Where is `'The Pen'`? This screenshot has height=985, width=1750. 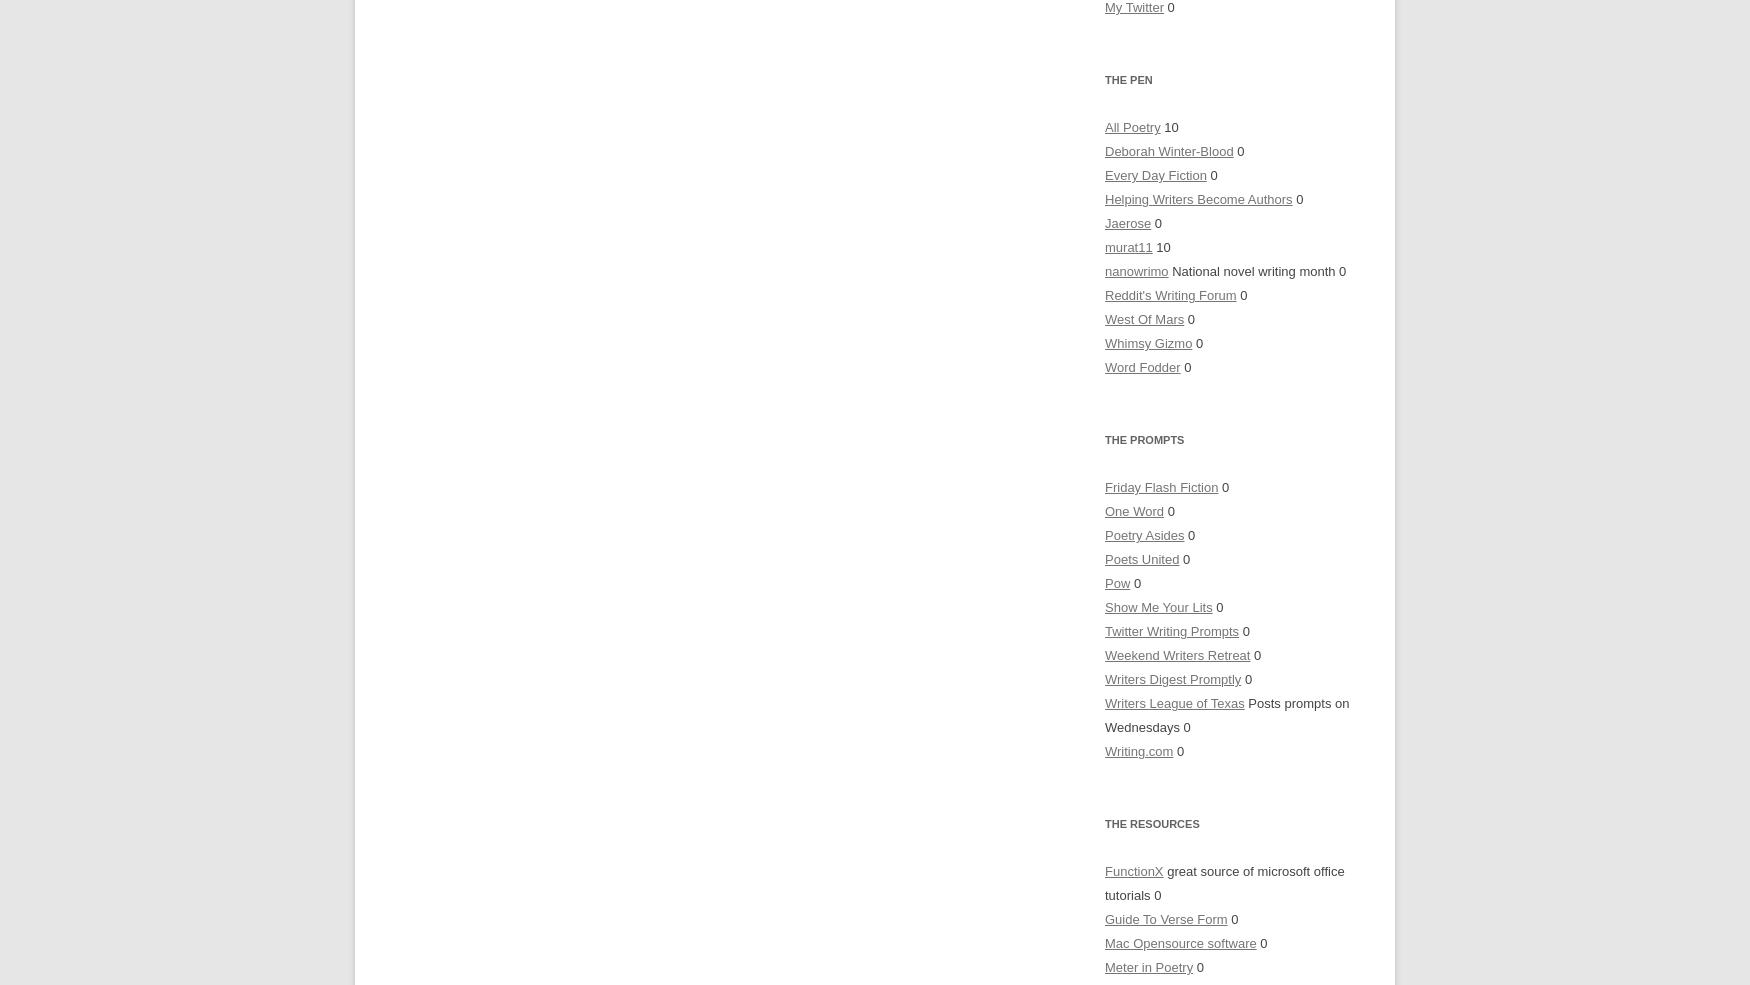 'The Pen' is located at coordinates (1104, 78).